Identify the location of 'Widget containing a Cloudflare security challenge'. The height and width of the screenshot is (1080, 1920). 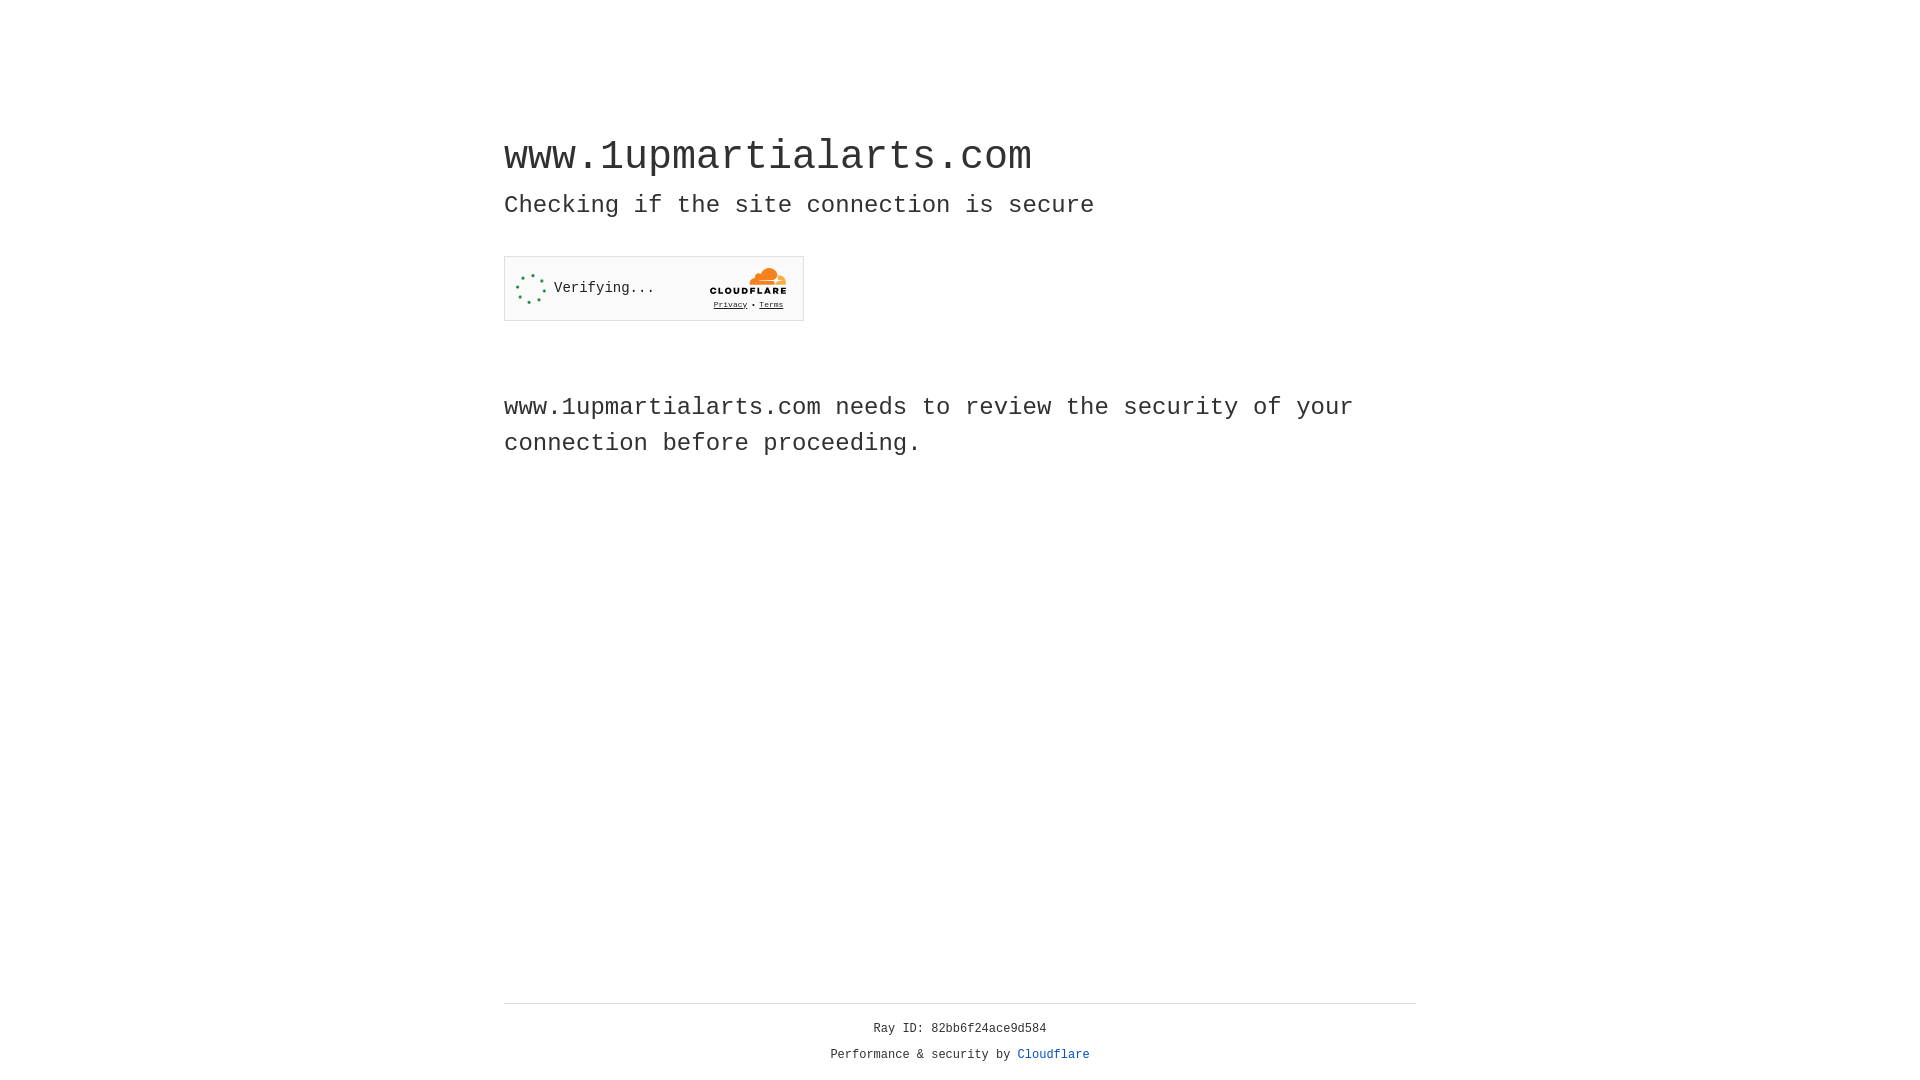
(653, 288).